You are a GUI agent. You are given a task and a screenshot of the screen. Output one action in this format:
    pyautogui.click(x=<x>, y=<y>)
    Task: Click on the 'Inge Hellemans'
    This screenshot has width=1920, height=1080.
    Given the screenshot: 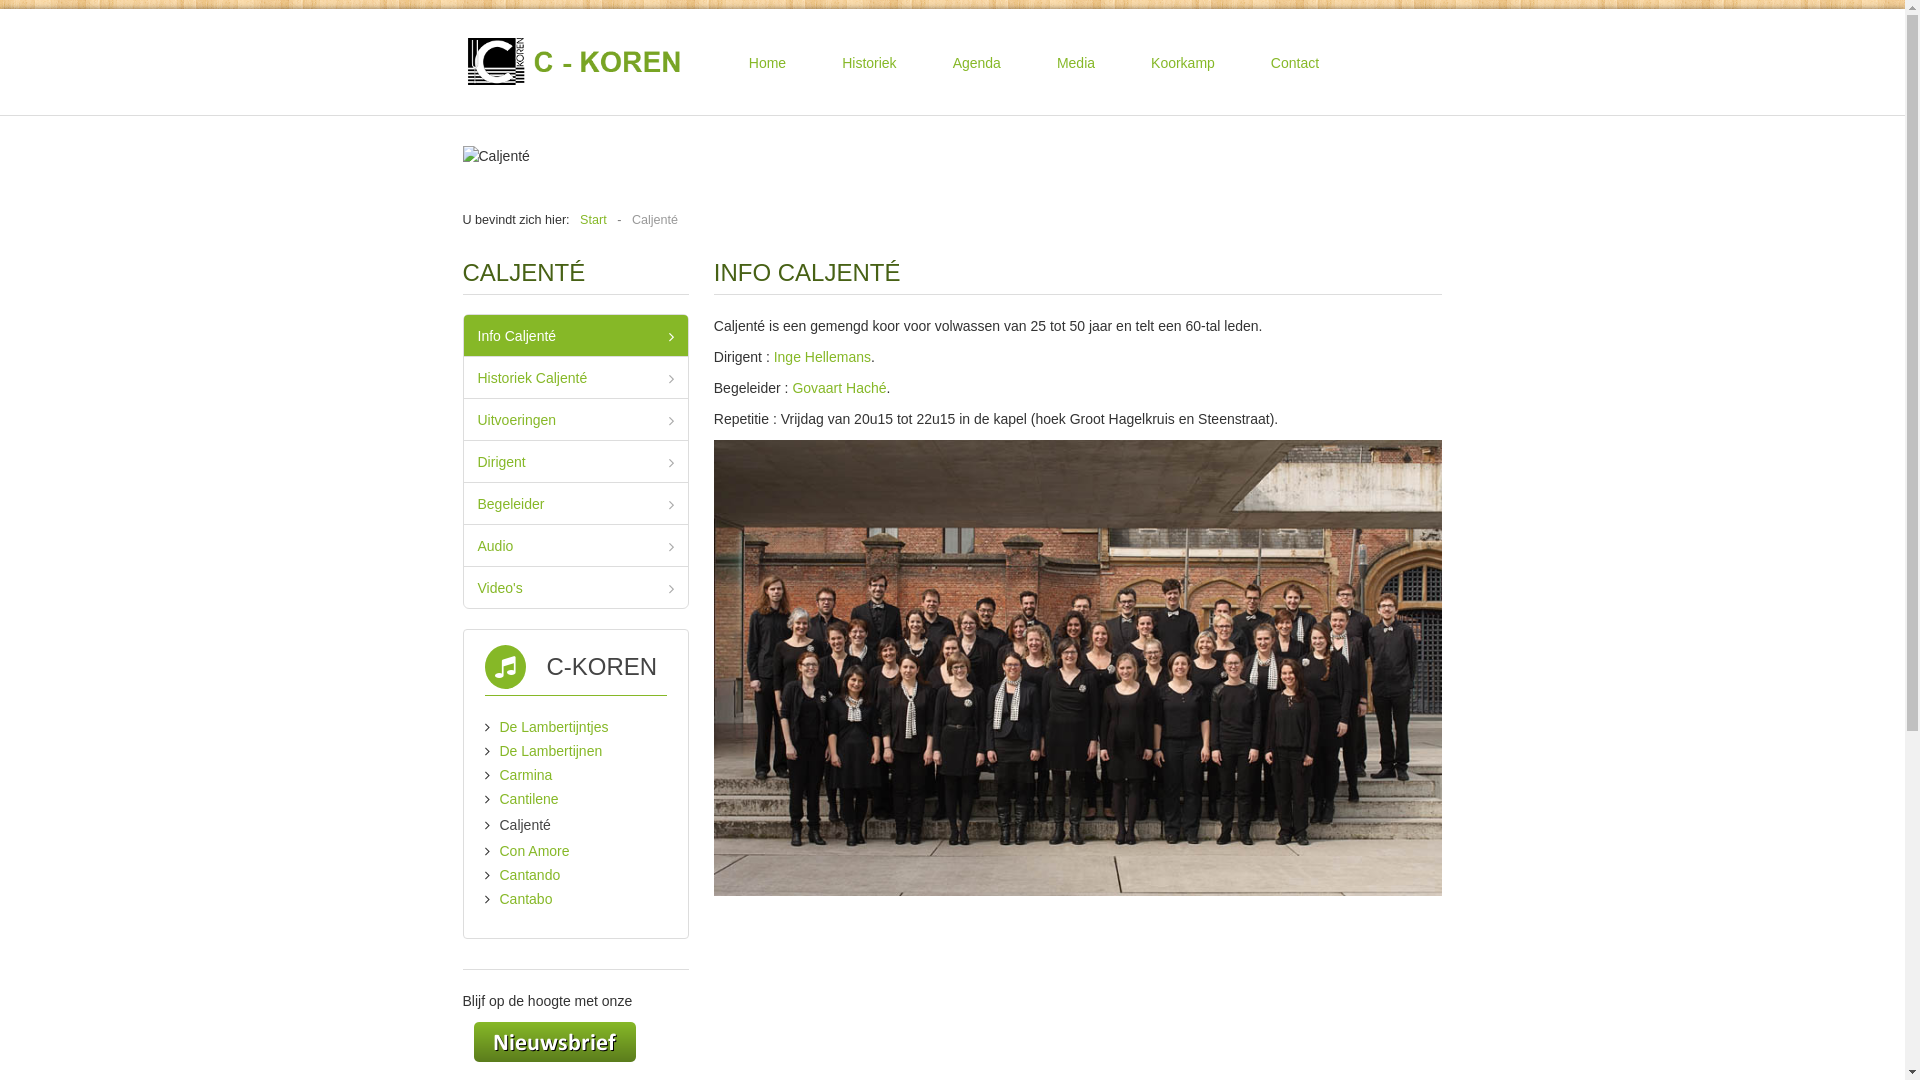 What is the action you would take?
    pyautogui.click(x=772, y=356)
    